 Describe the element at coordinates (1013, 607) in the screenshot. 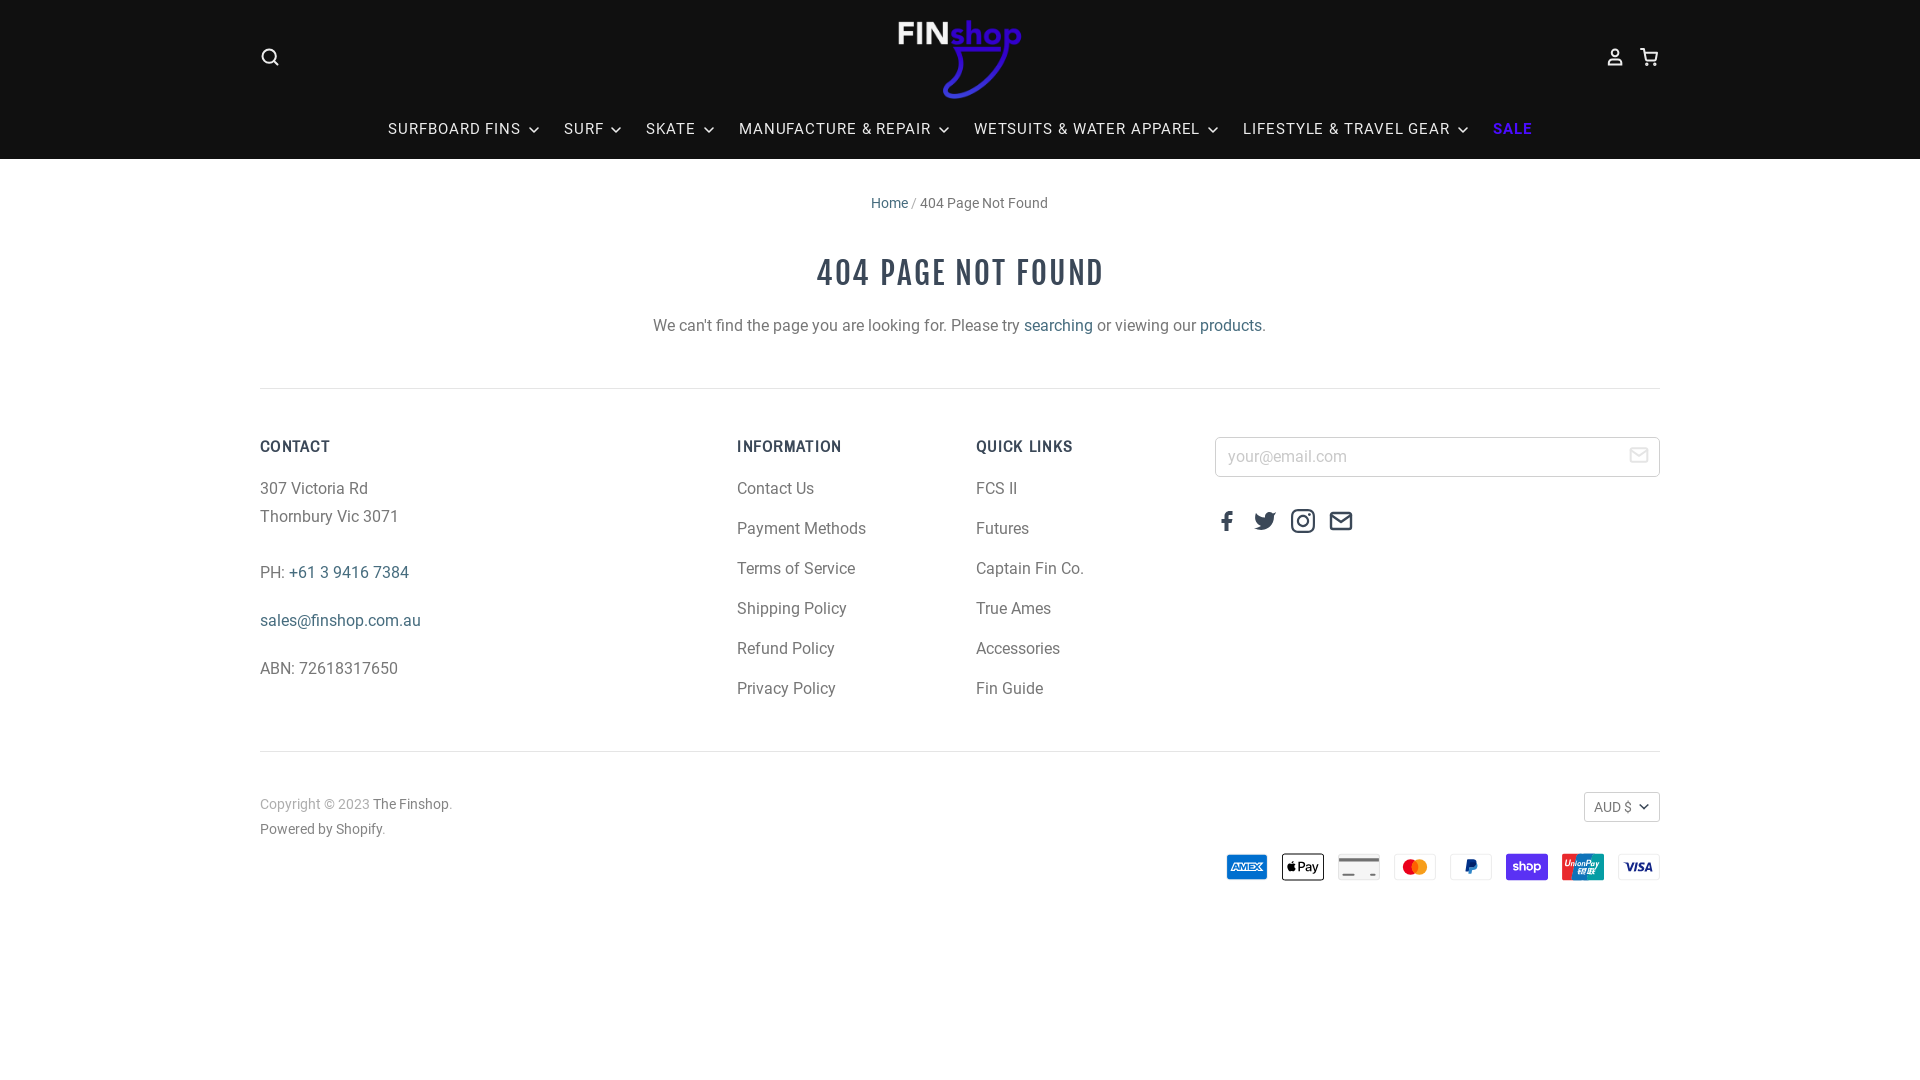

I see `'True Ames'` at that location.